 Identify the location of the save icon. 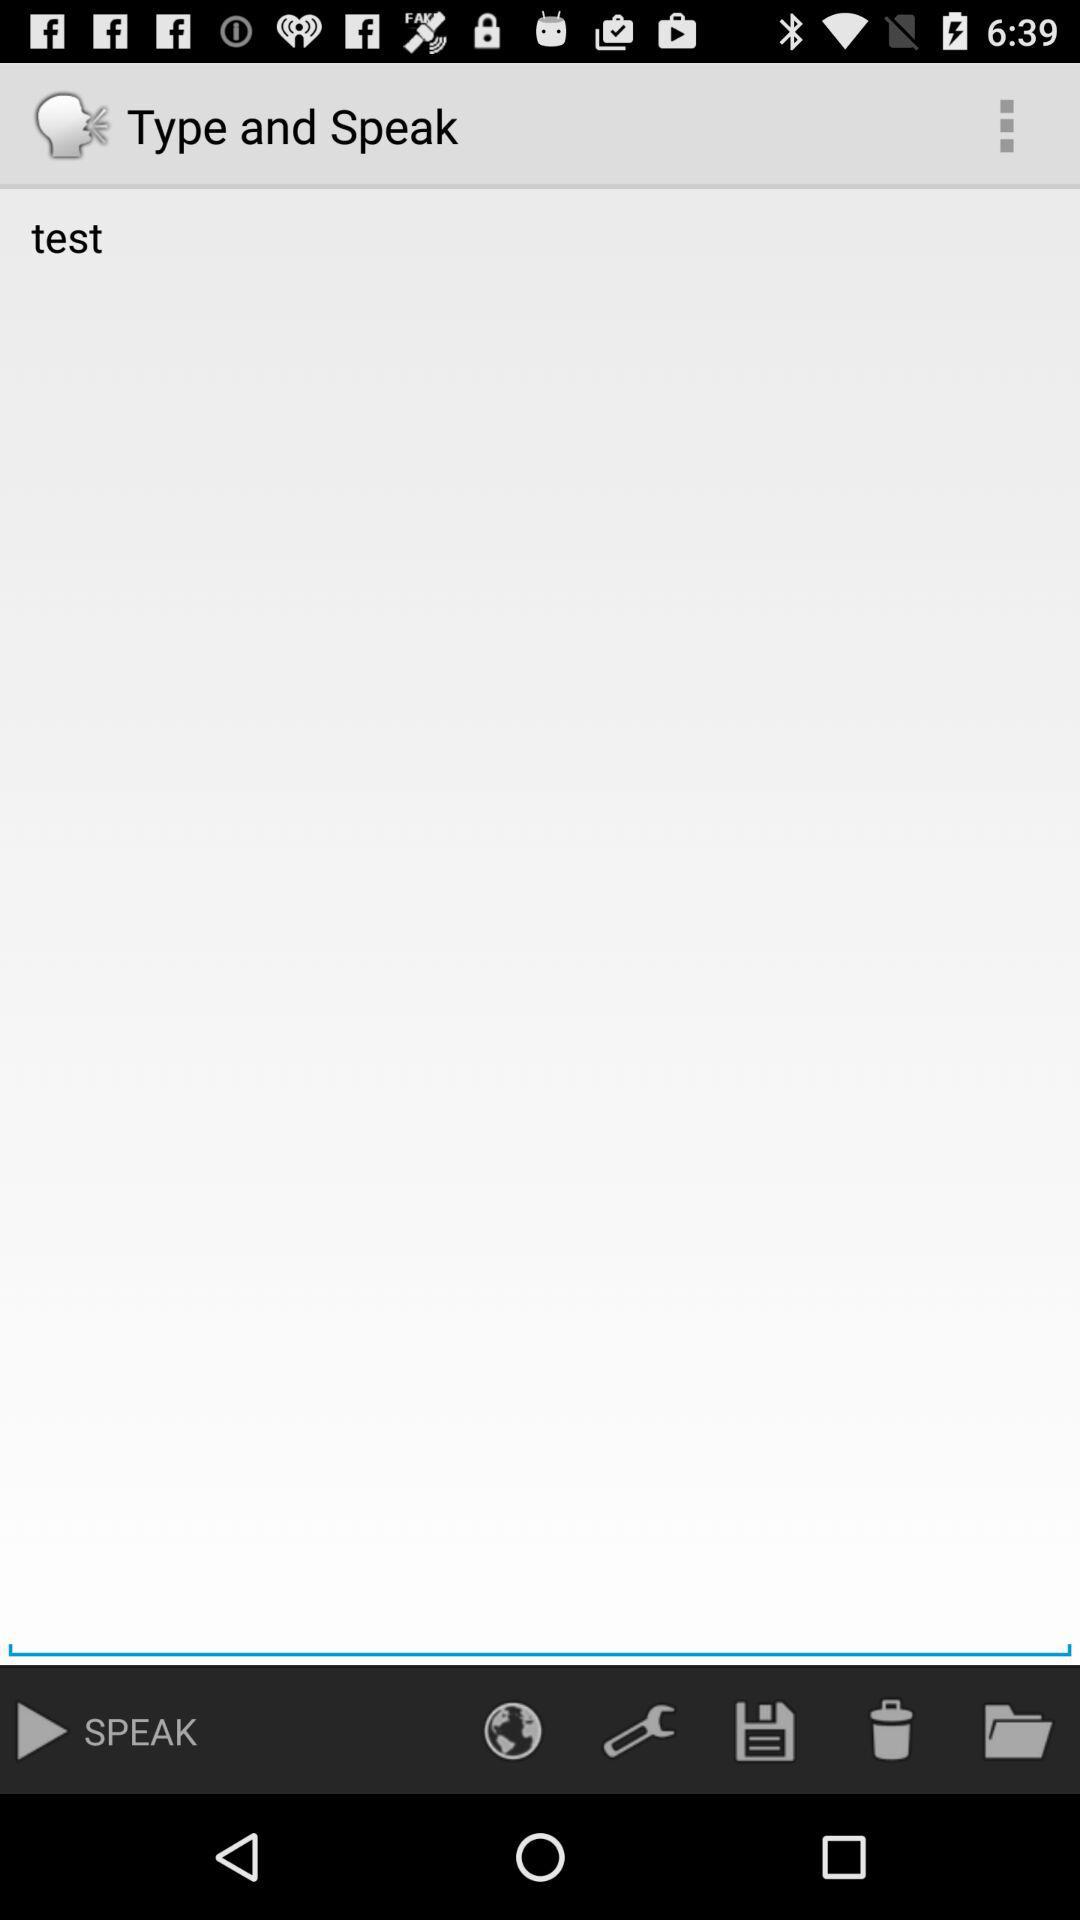
(764, 1851).